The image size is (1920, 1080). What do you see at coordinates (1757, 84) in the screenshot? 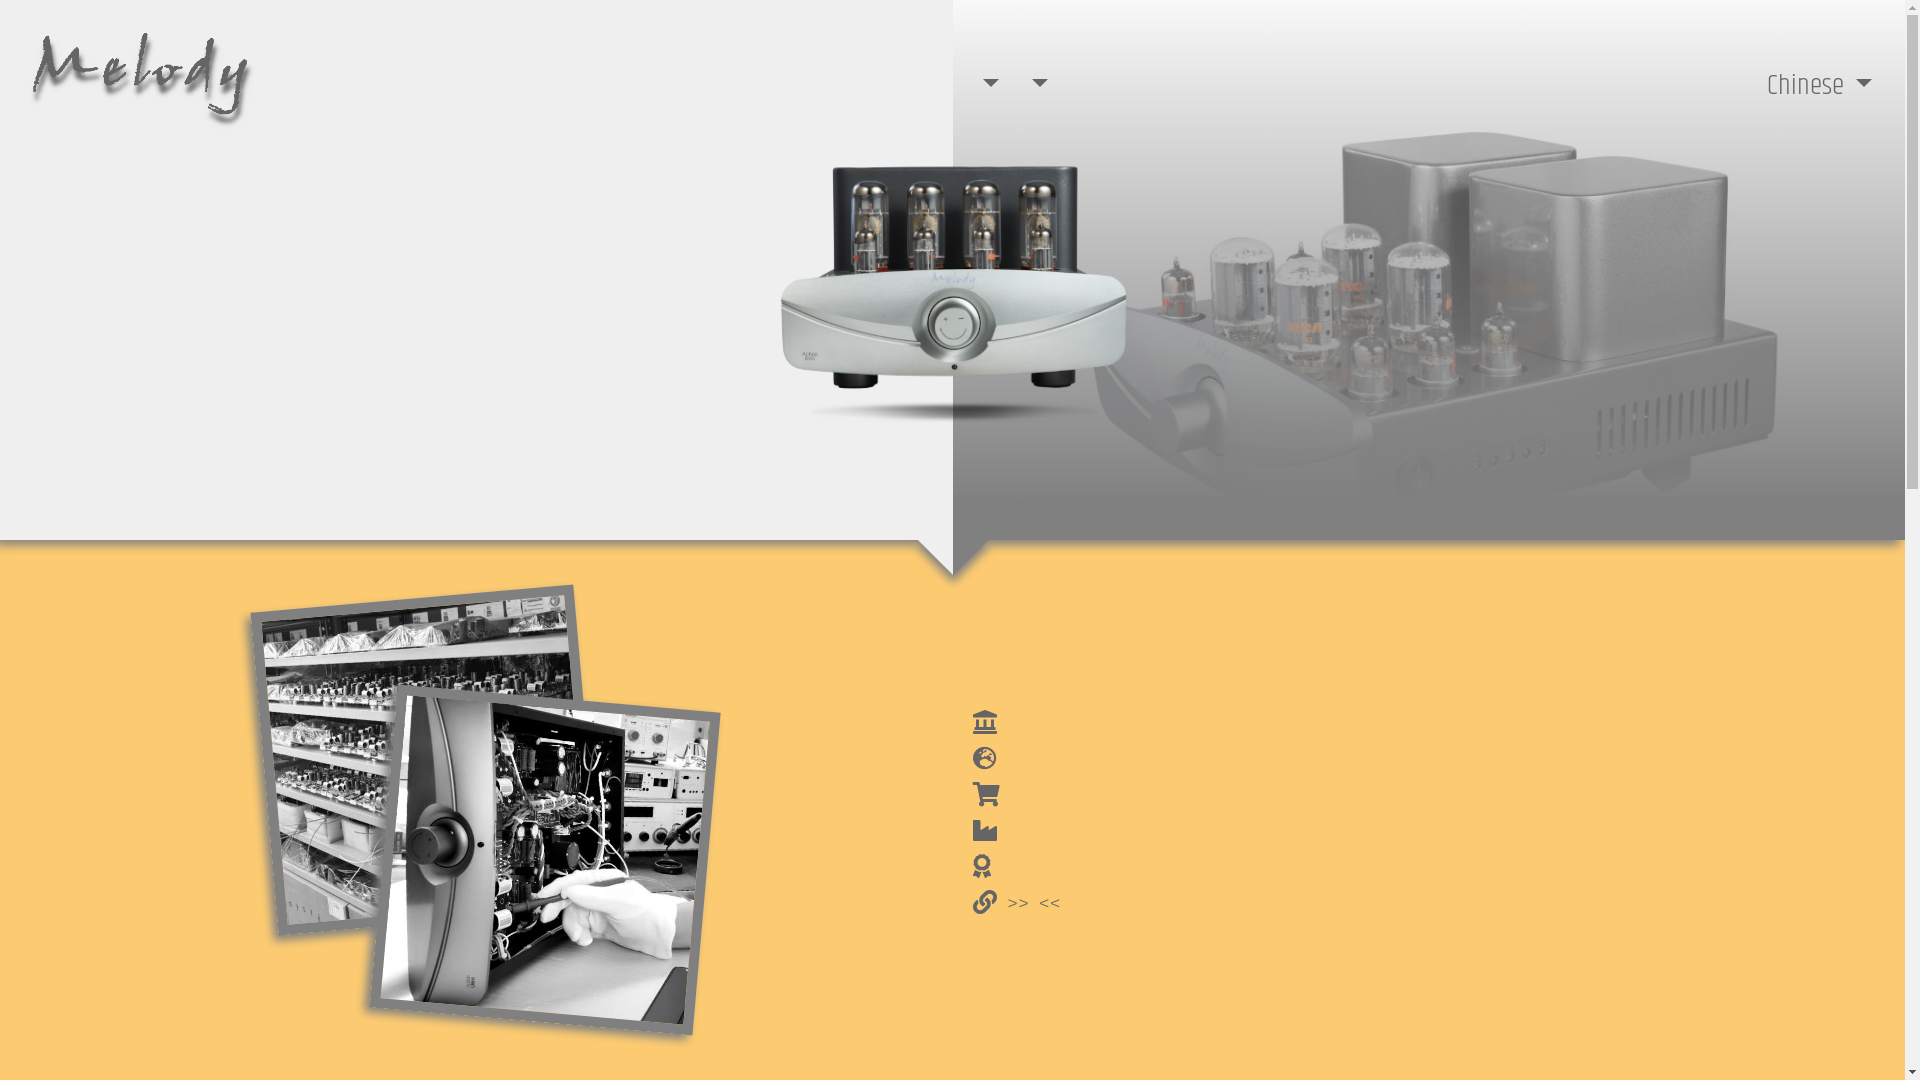
I see `'Chinese'` at bounding box center [1757, 84].